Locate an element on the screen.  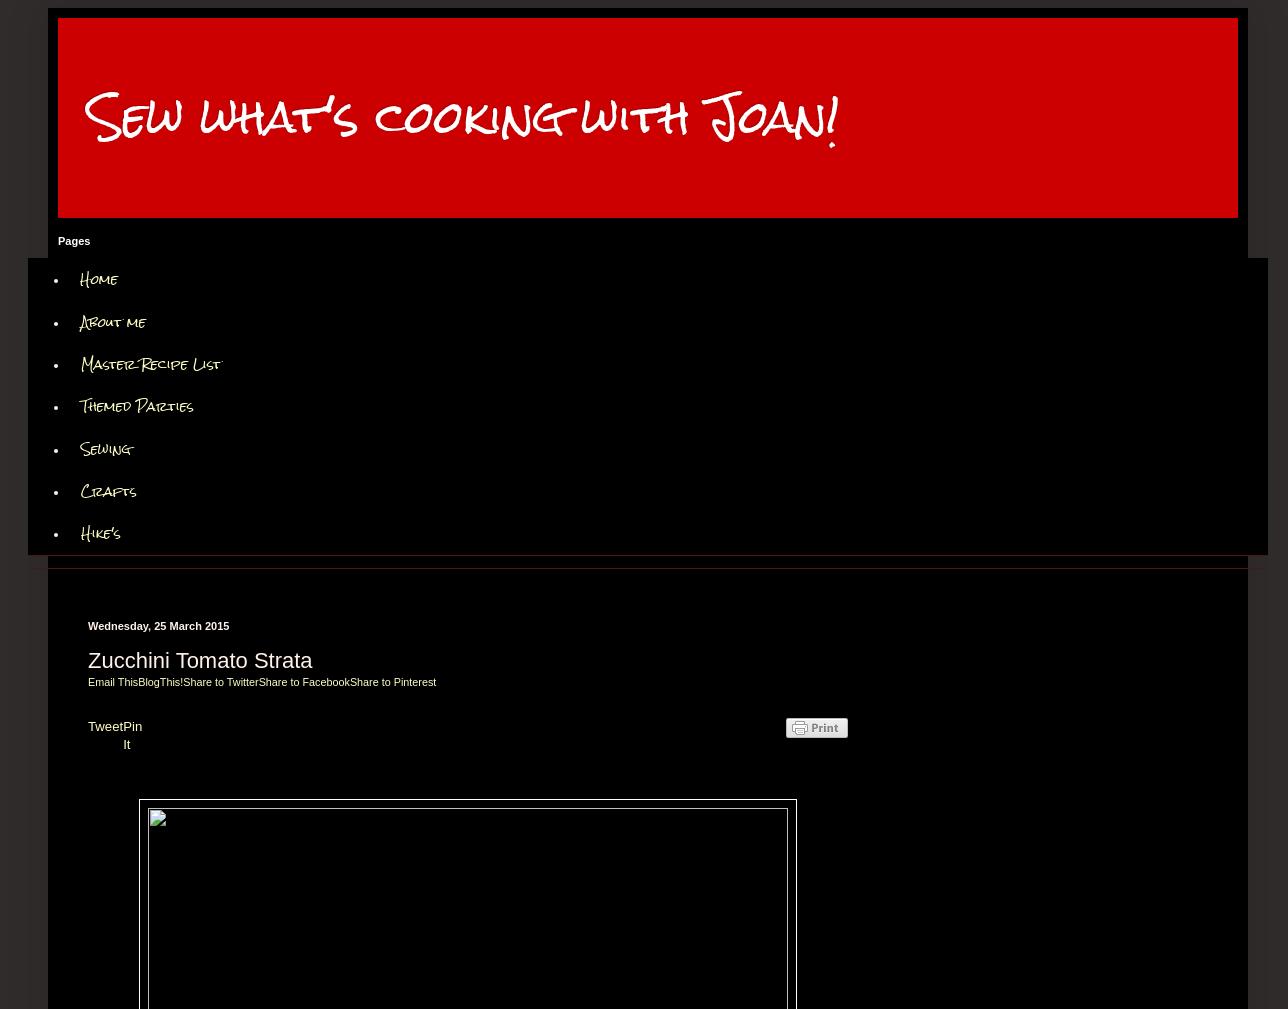
'BlogThis!' is located at coordinates (160, 681).